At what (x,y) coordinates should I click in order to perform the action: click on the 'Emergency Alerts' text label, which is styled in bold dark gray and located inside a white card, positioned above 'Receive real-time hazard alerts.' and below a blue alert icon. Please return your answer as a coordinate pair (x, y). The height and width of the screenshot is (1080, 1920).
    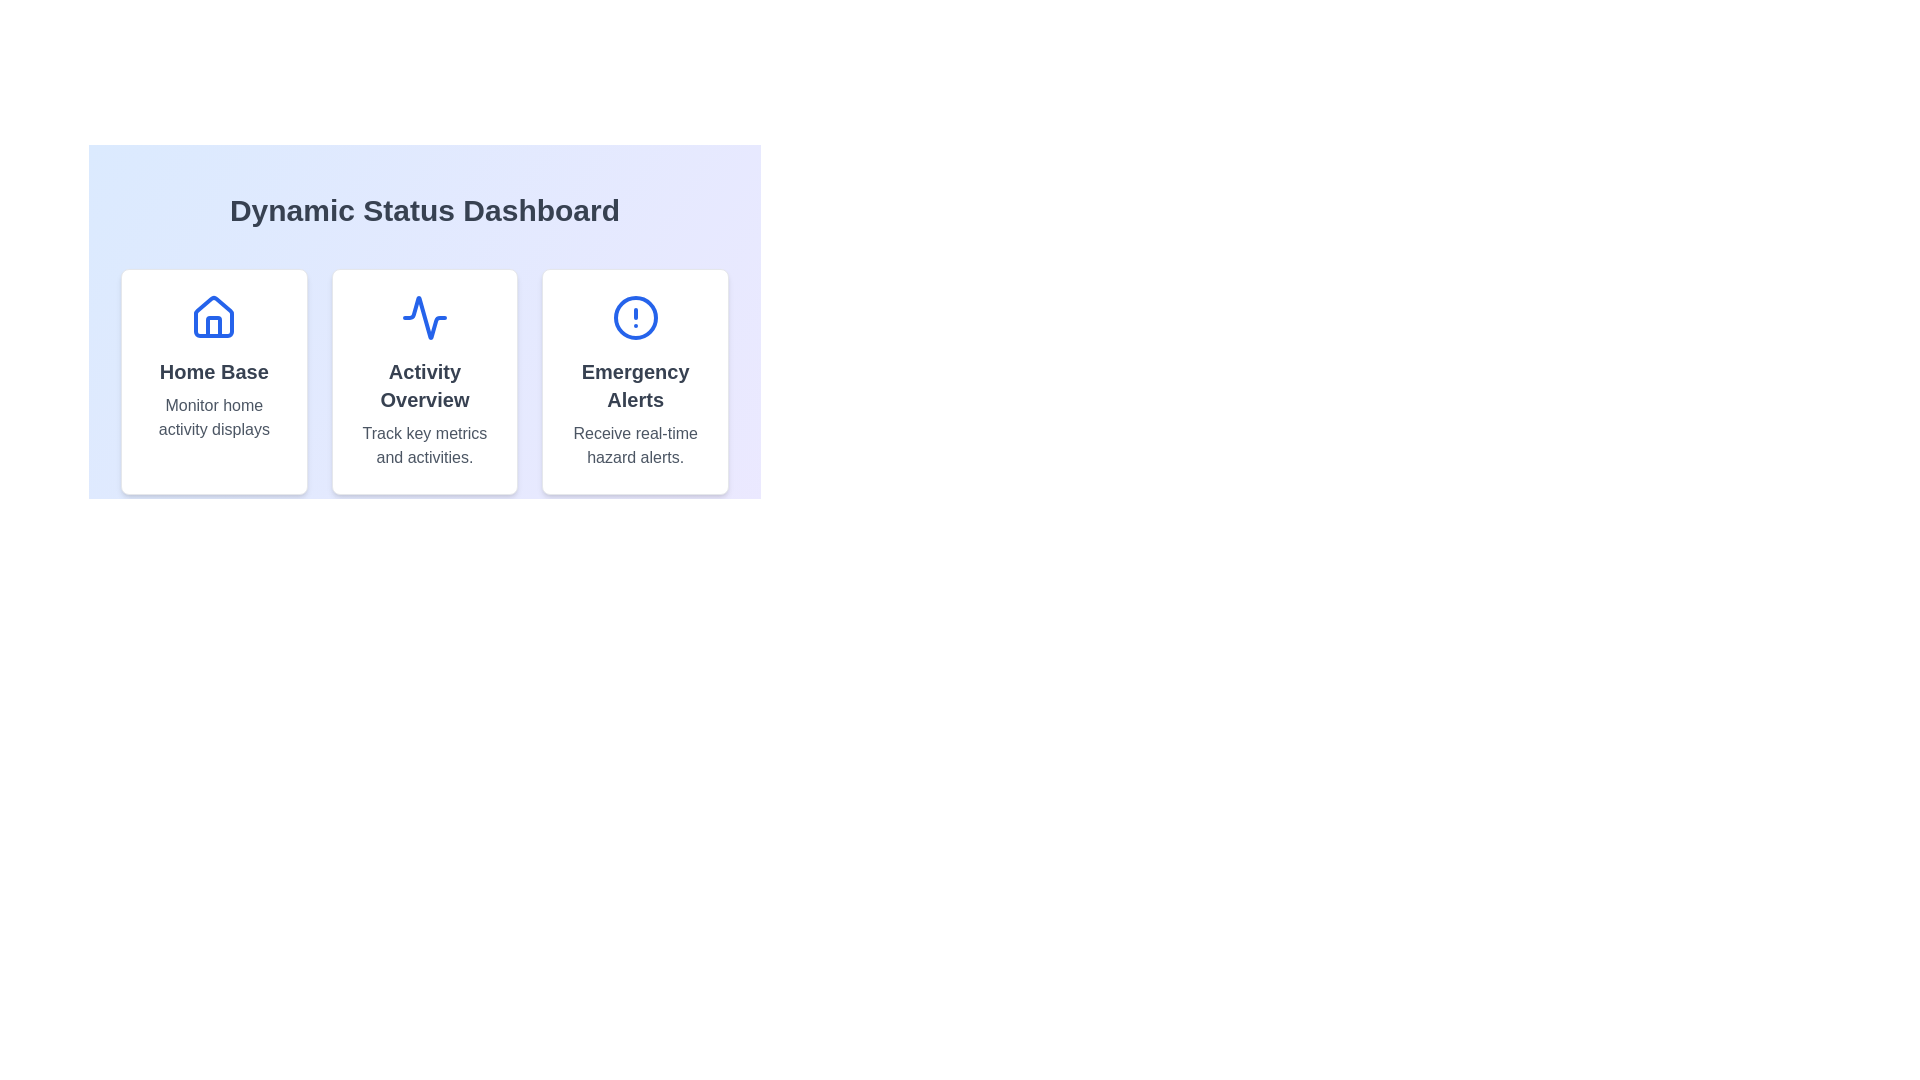
    Looking at the image, I should click on (634, 385).